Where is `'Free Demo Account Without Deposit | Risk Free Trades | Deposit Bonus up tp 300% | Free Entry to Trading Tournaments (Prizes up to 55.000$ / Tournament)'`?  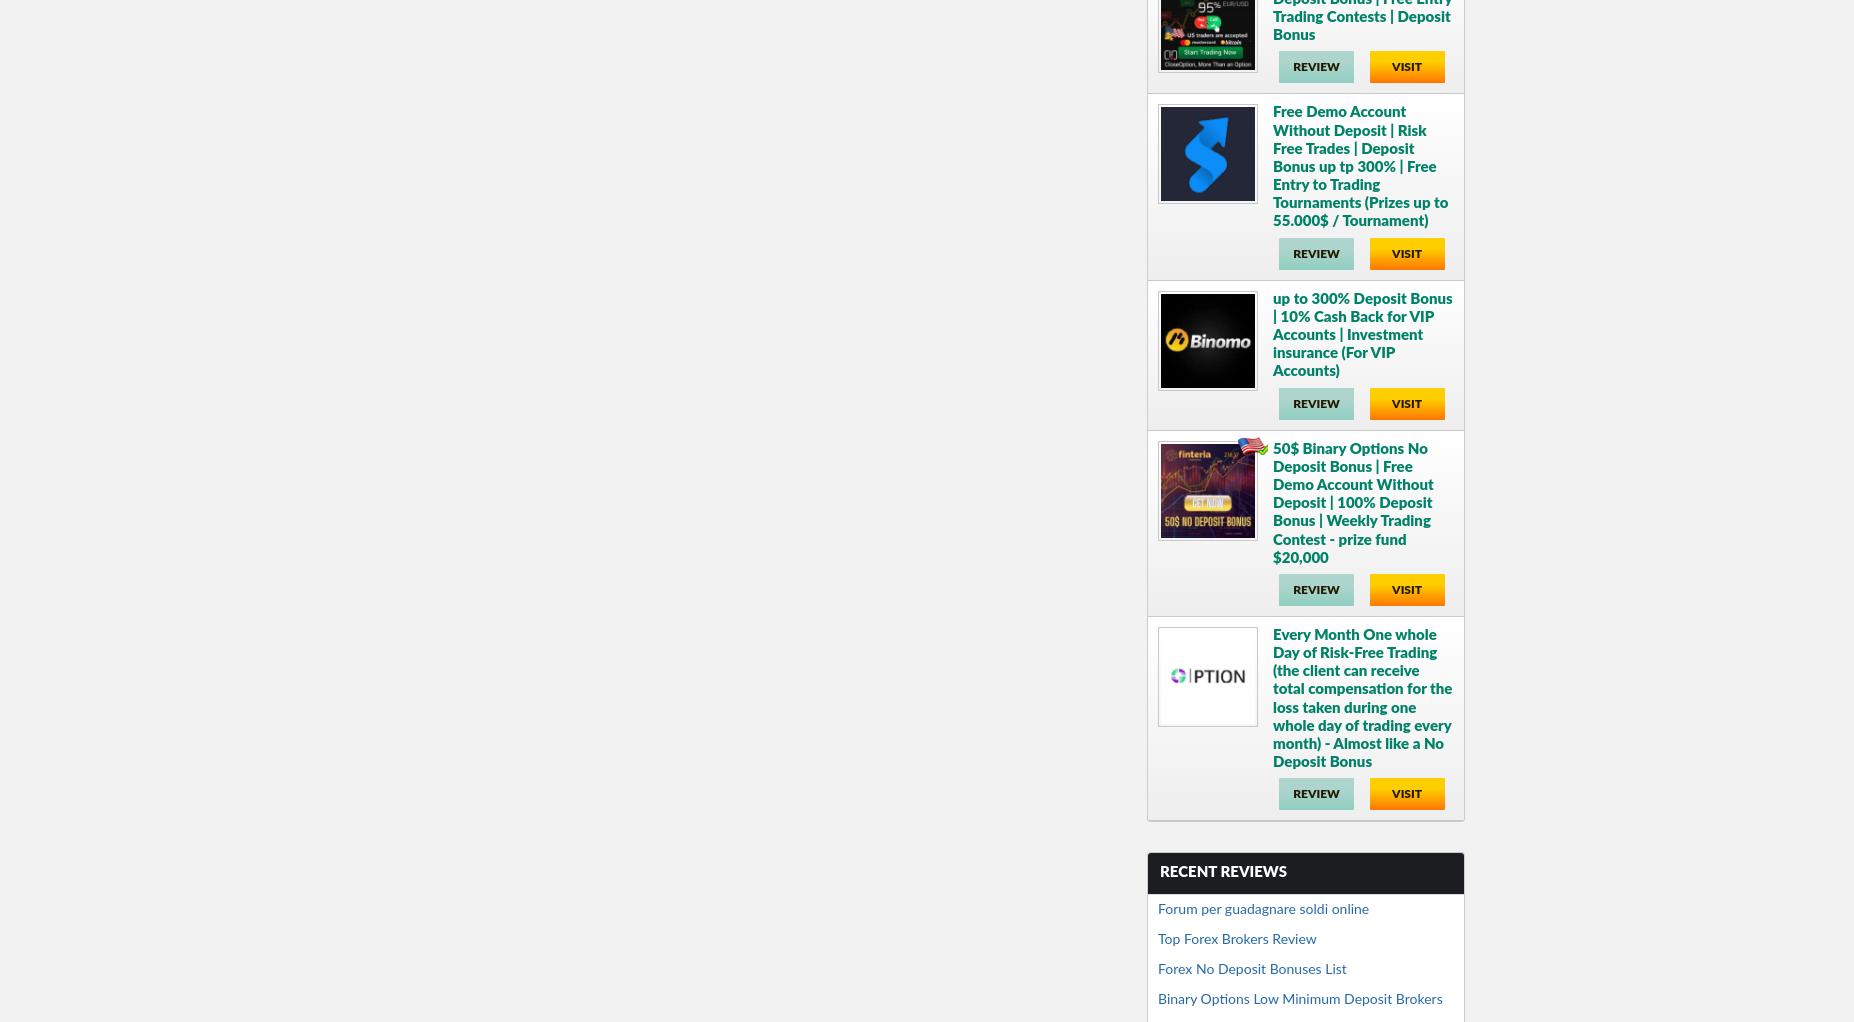
'Free Demo Account Without Deposit | Risk Free Trades | Deposit Bonus up tp 300% | Free Entry to Trading Tournaments (Prizes up to 55.000$ / Tournament)' is located at coordinates (1359, 165).